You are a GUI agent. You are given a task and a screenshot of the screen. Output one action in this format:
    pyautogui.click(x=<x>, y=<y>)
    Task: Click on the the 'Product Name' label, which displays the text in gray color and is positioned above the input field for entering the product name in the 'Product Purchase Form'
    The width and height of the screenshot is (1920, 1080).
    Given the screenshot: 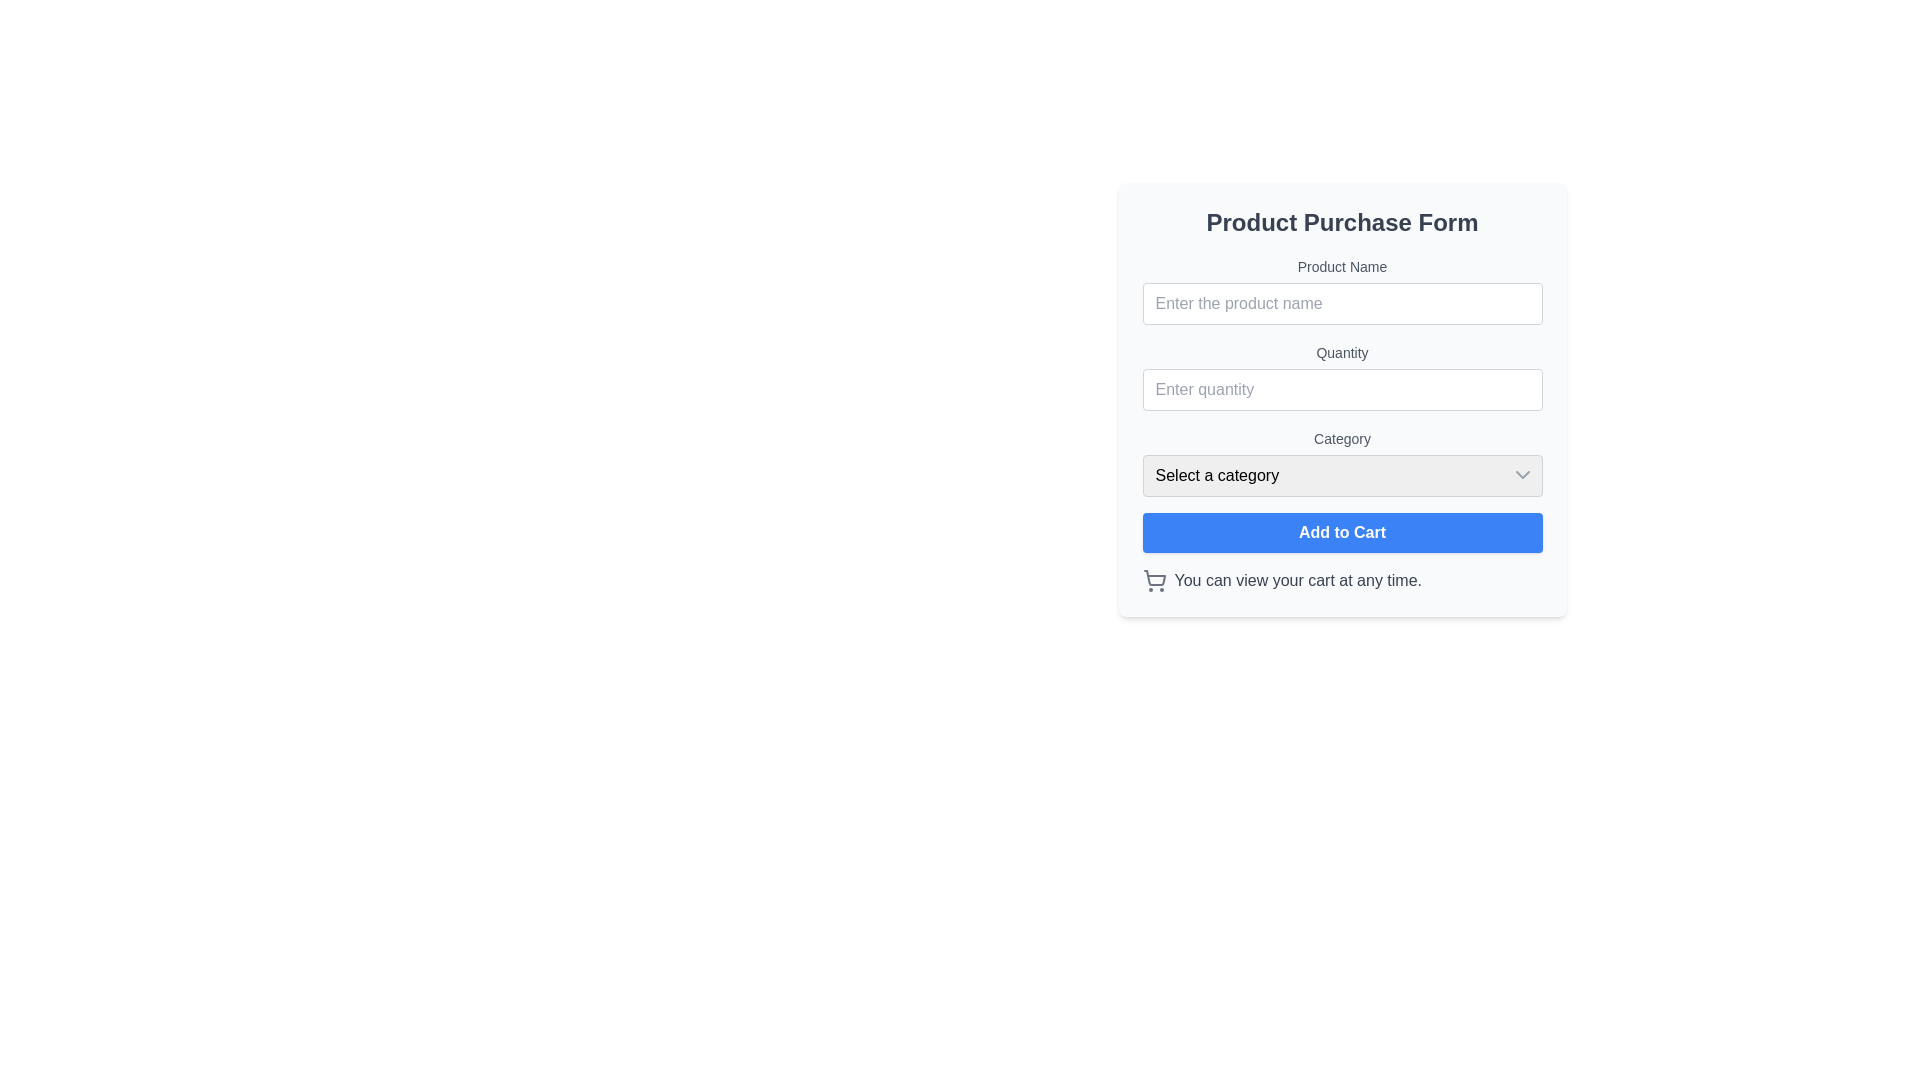 What is the action you would take?
    pyautogui.click(x=1342, y=265)
    